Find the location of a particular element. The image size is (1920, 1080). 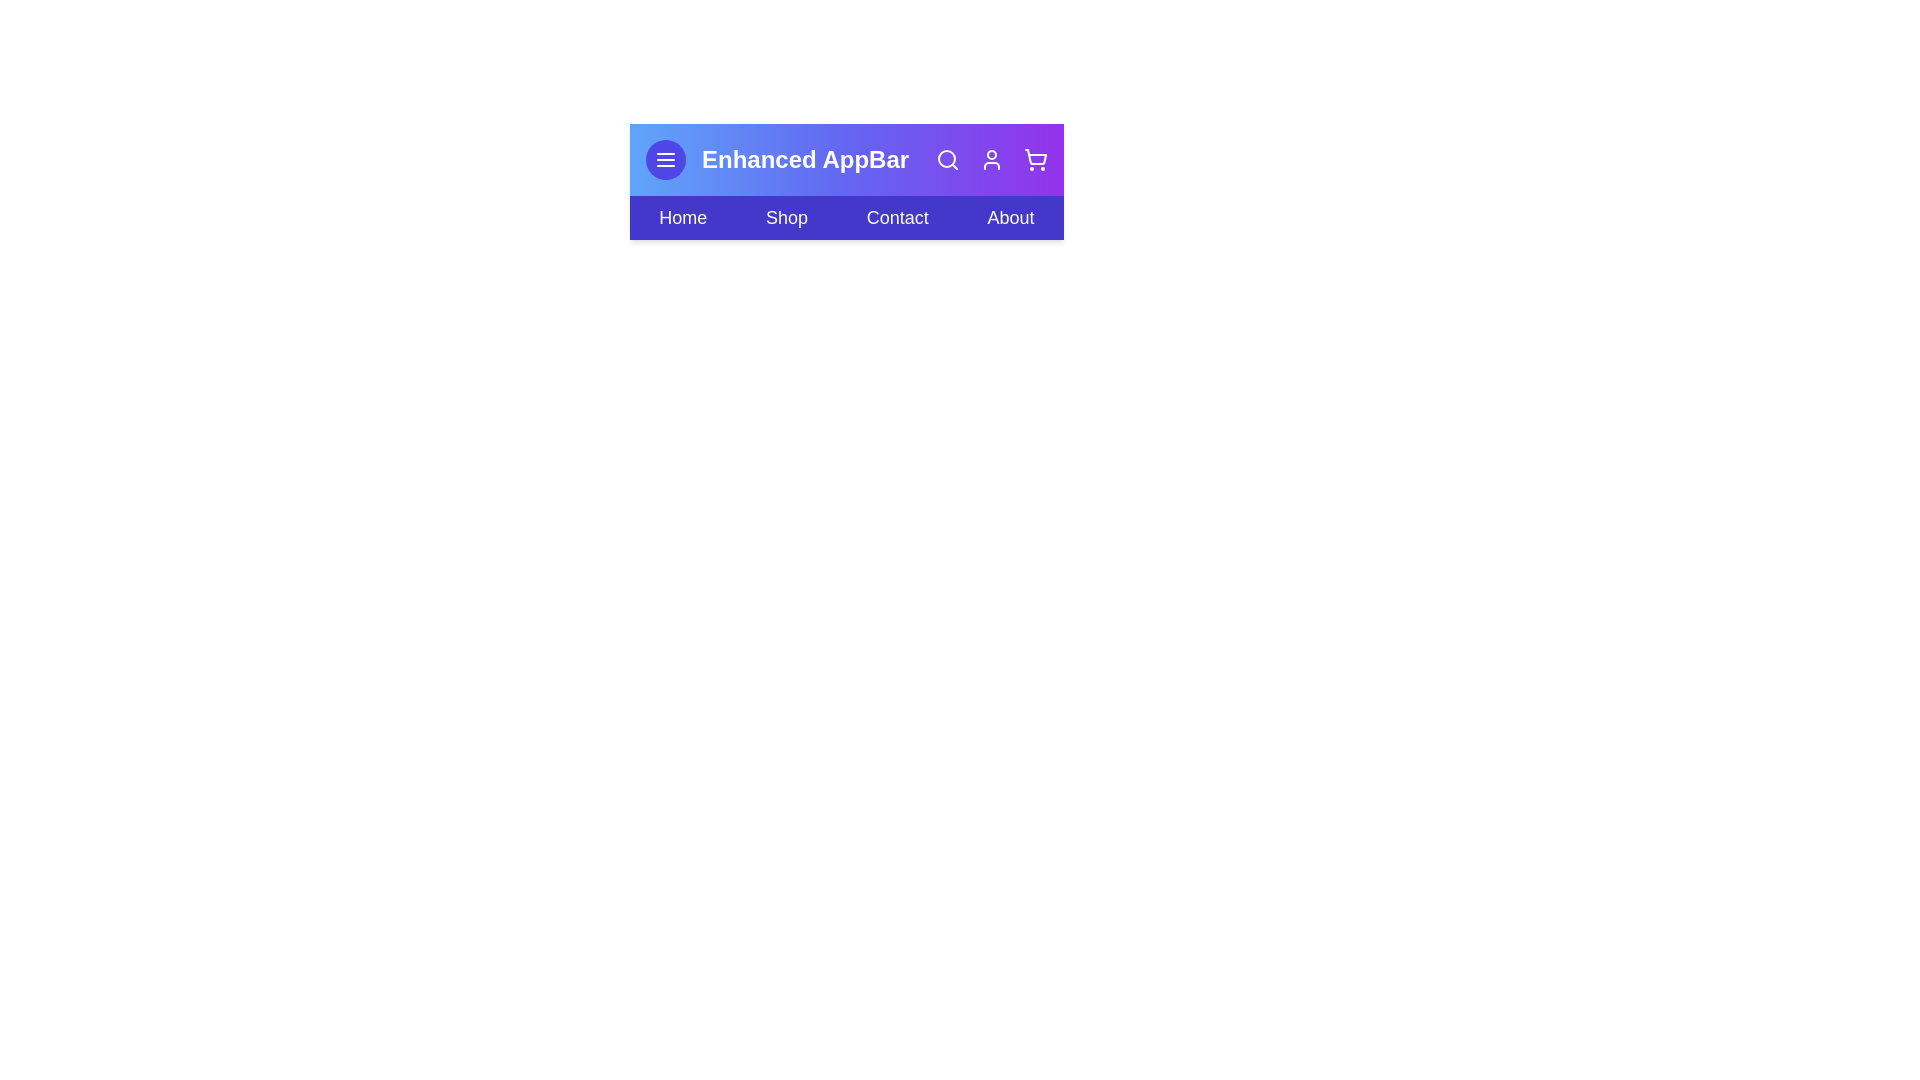

the About navigation link is located at coordinates (1011, 218).